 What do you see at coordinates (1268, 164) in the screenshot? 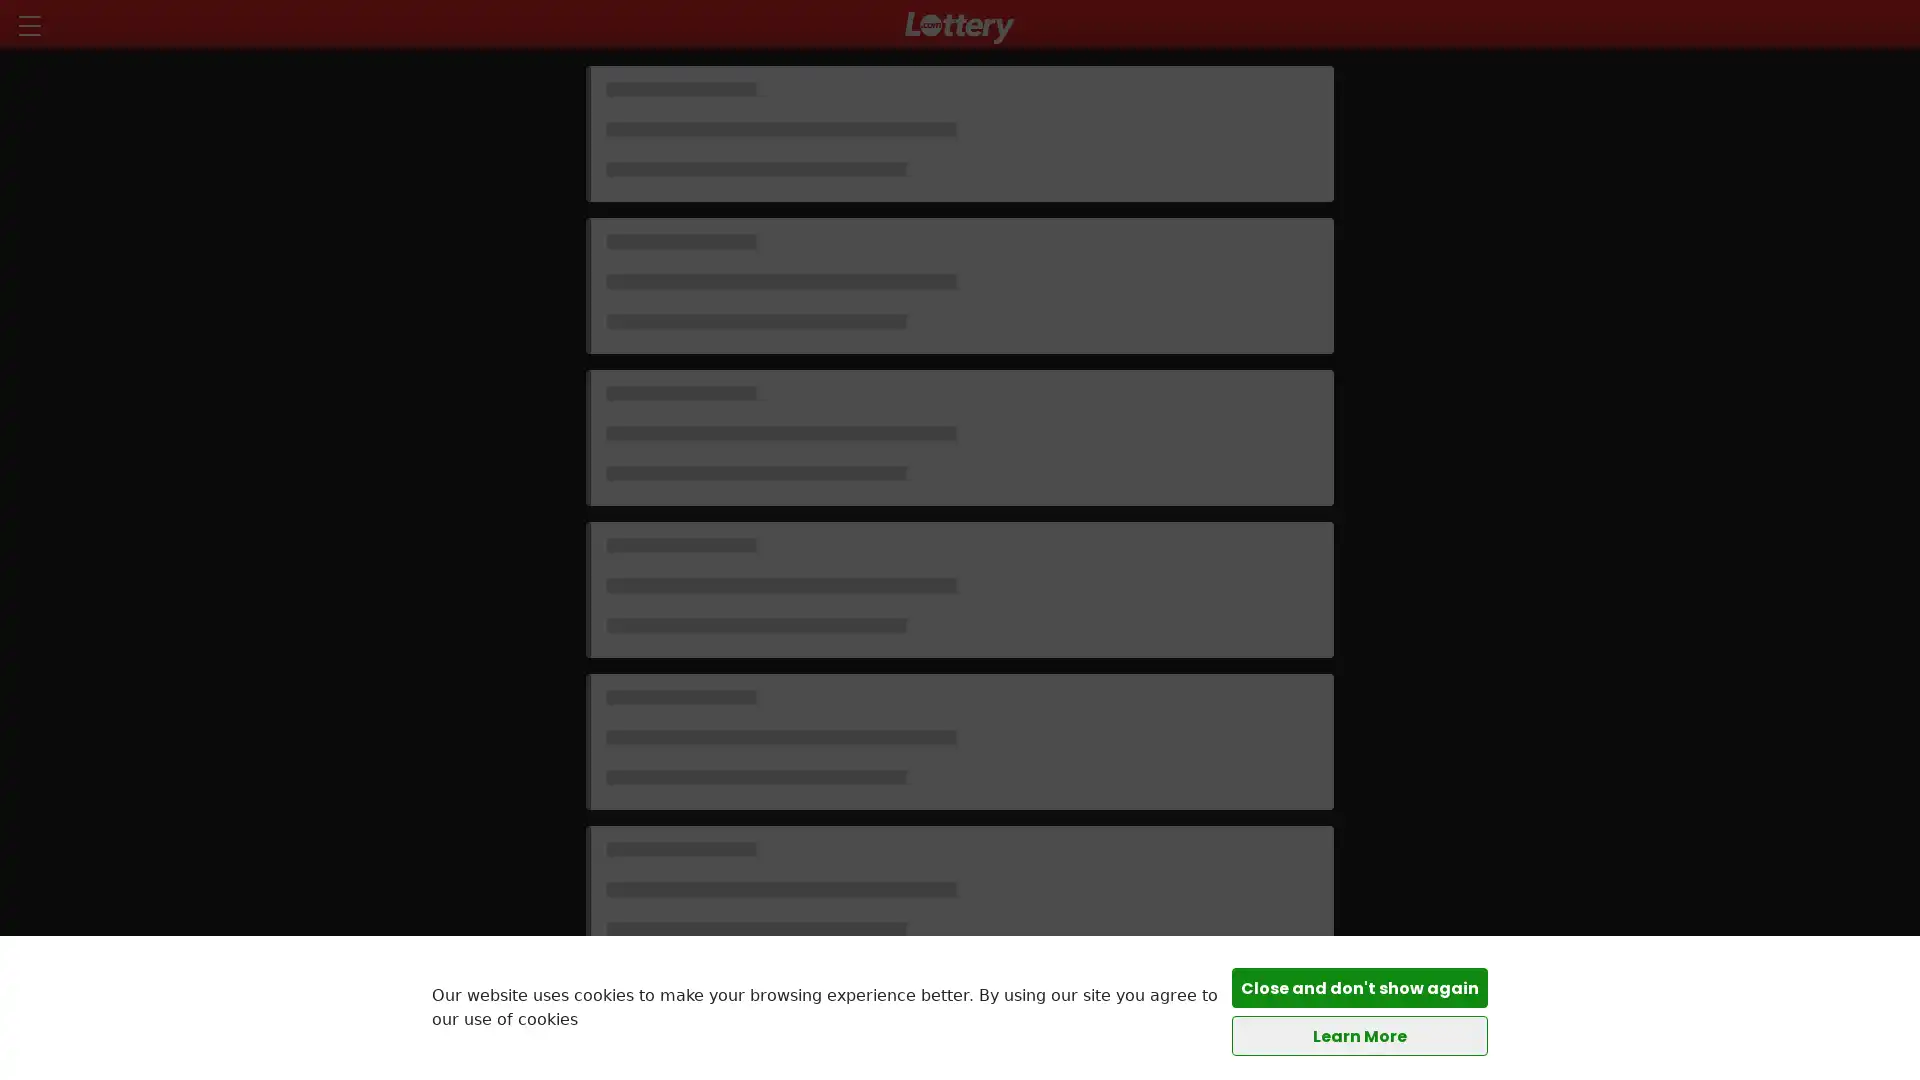
I see `$2.00` at bounding box center [1268, 164].